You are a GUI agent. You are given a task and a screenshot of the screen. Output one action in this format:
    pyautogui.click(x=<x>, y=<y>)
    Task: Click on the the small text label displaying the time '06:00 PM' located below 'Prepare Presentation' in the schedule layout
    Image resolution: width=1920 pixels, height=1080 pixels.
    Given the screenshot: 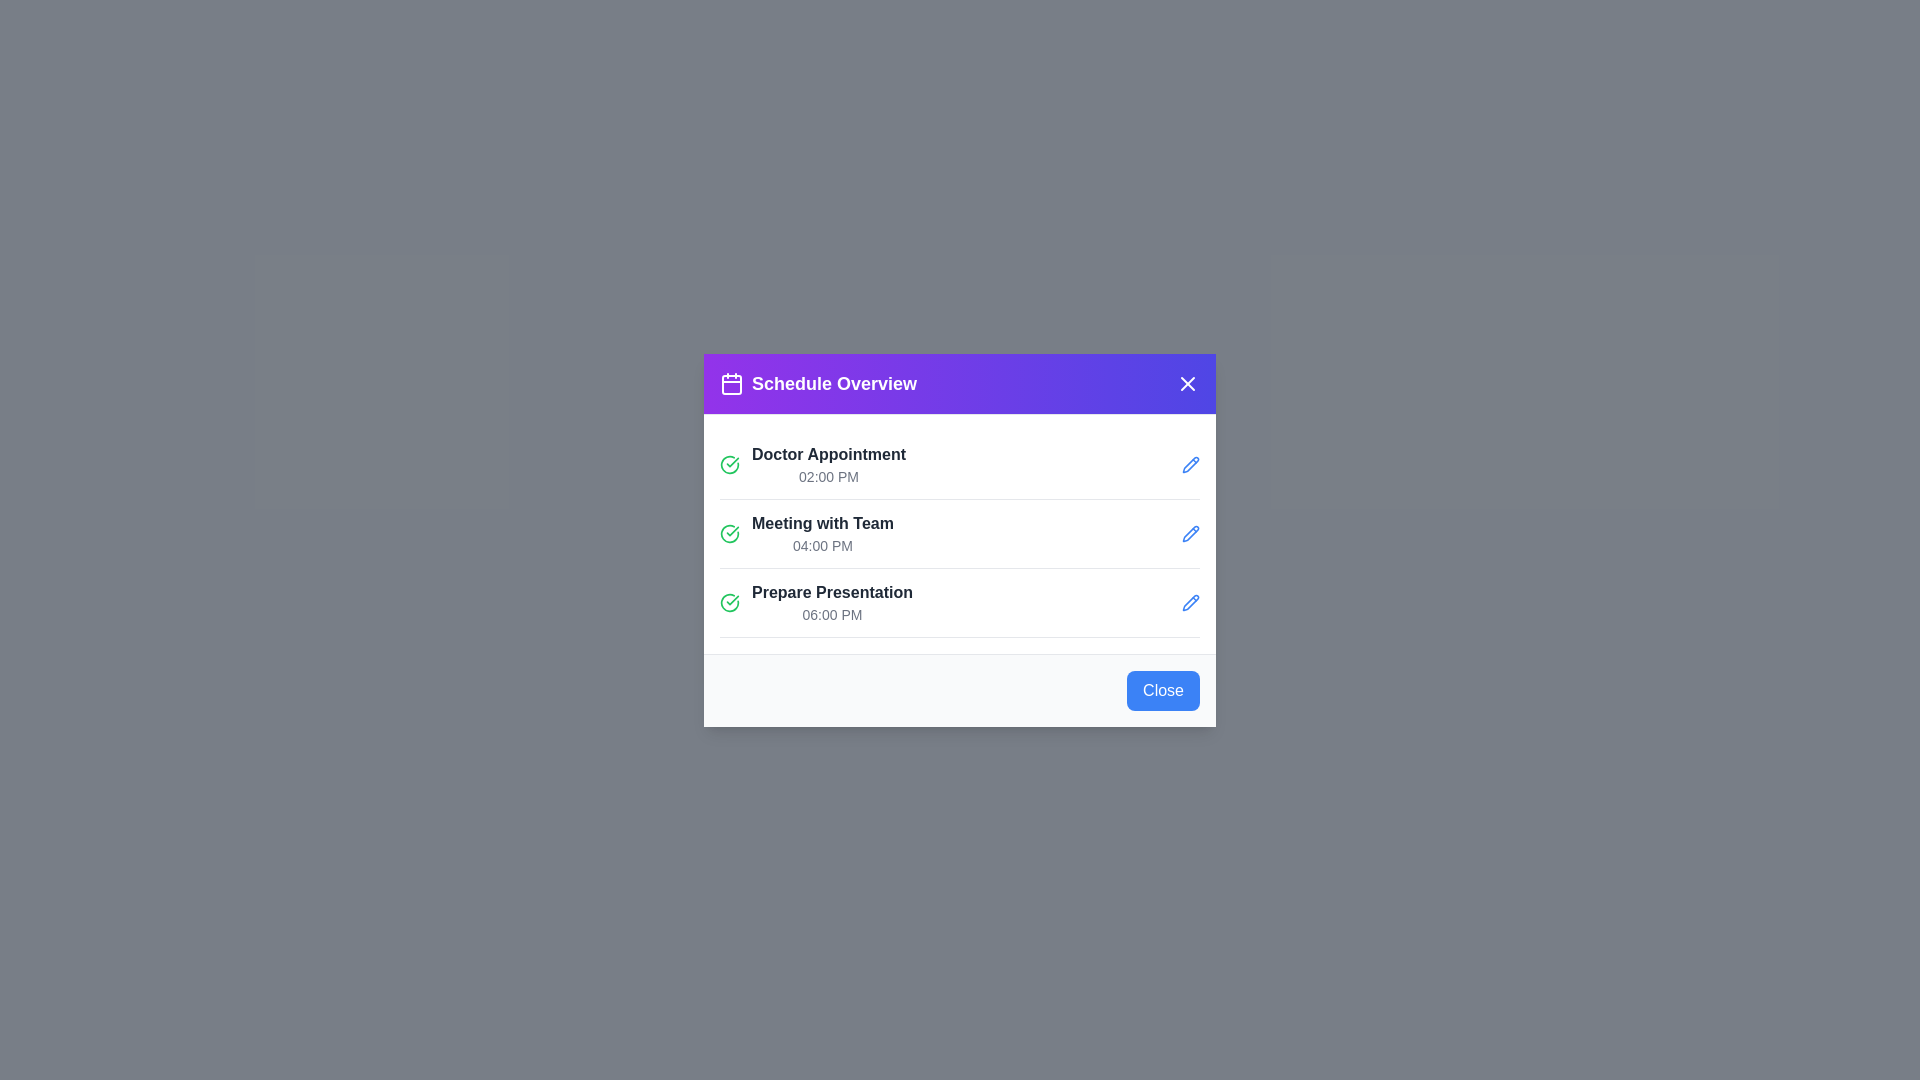 What is the action you would take?
    pyautogui.click(x=832, y=613)
    